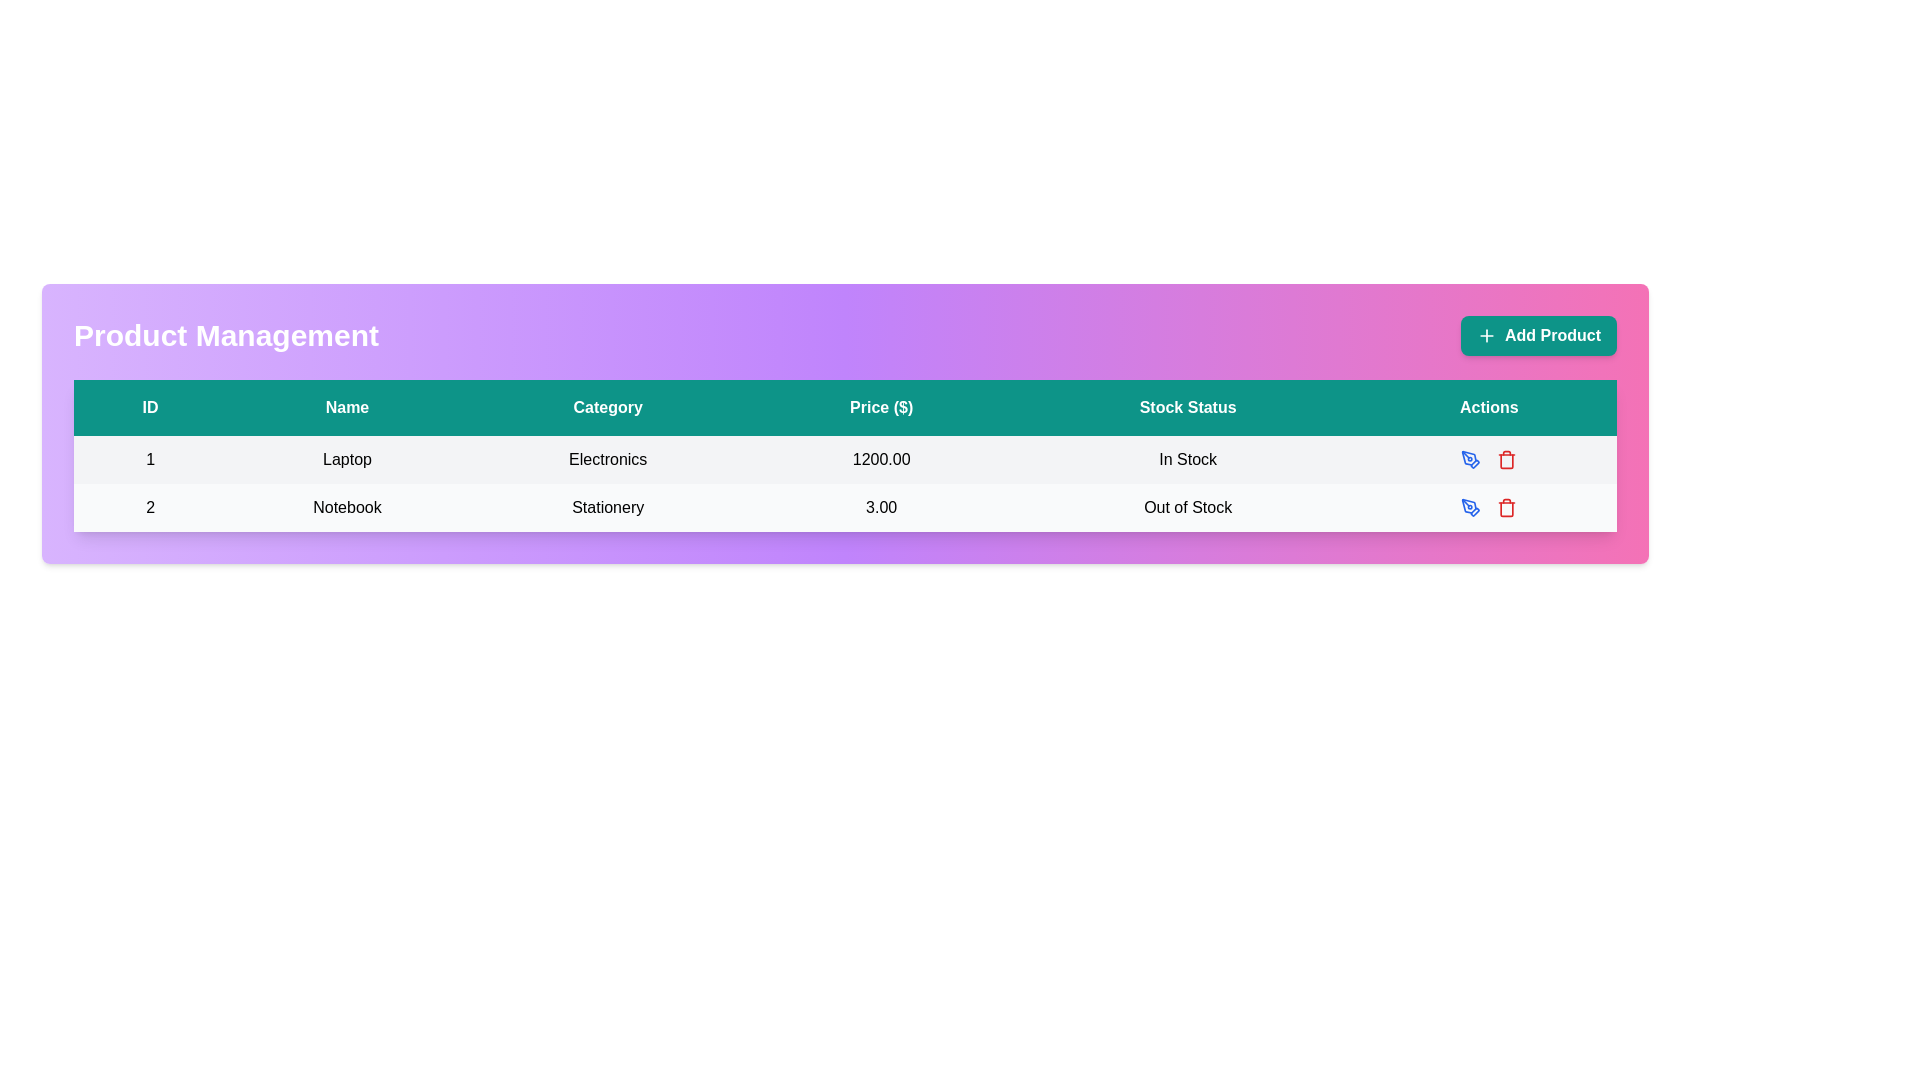 The height and width of the screenshot is (1080, 1920). Describe the element at coordinates (1487, 334) in the screenshot. I see `the appearance of the 'add' icon located within the 'Add Product' button at the top-right corner of the UI` at that location.